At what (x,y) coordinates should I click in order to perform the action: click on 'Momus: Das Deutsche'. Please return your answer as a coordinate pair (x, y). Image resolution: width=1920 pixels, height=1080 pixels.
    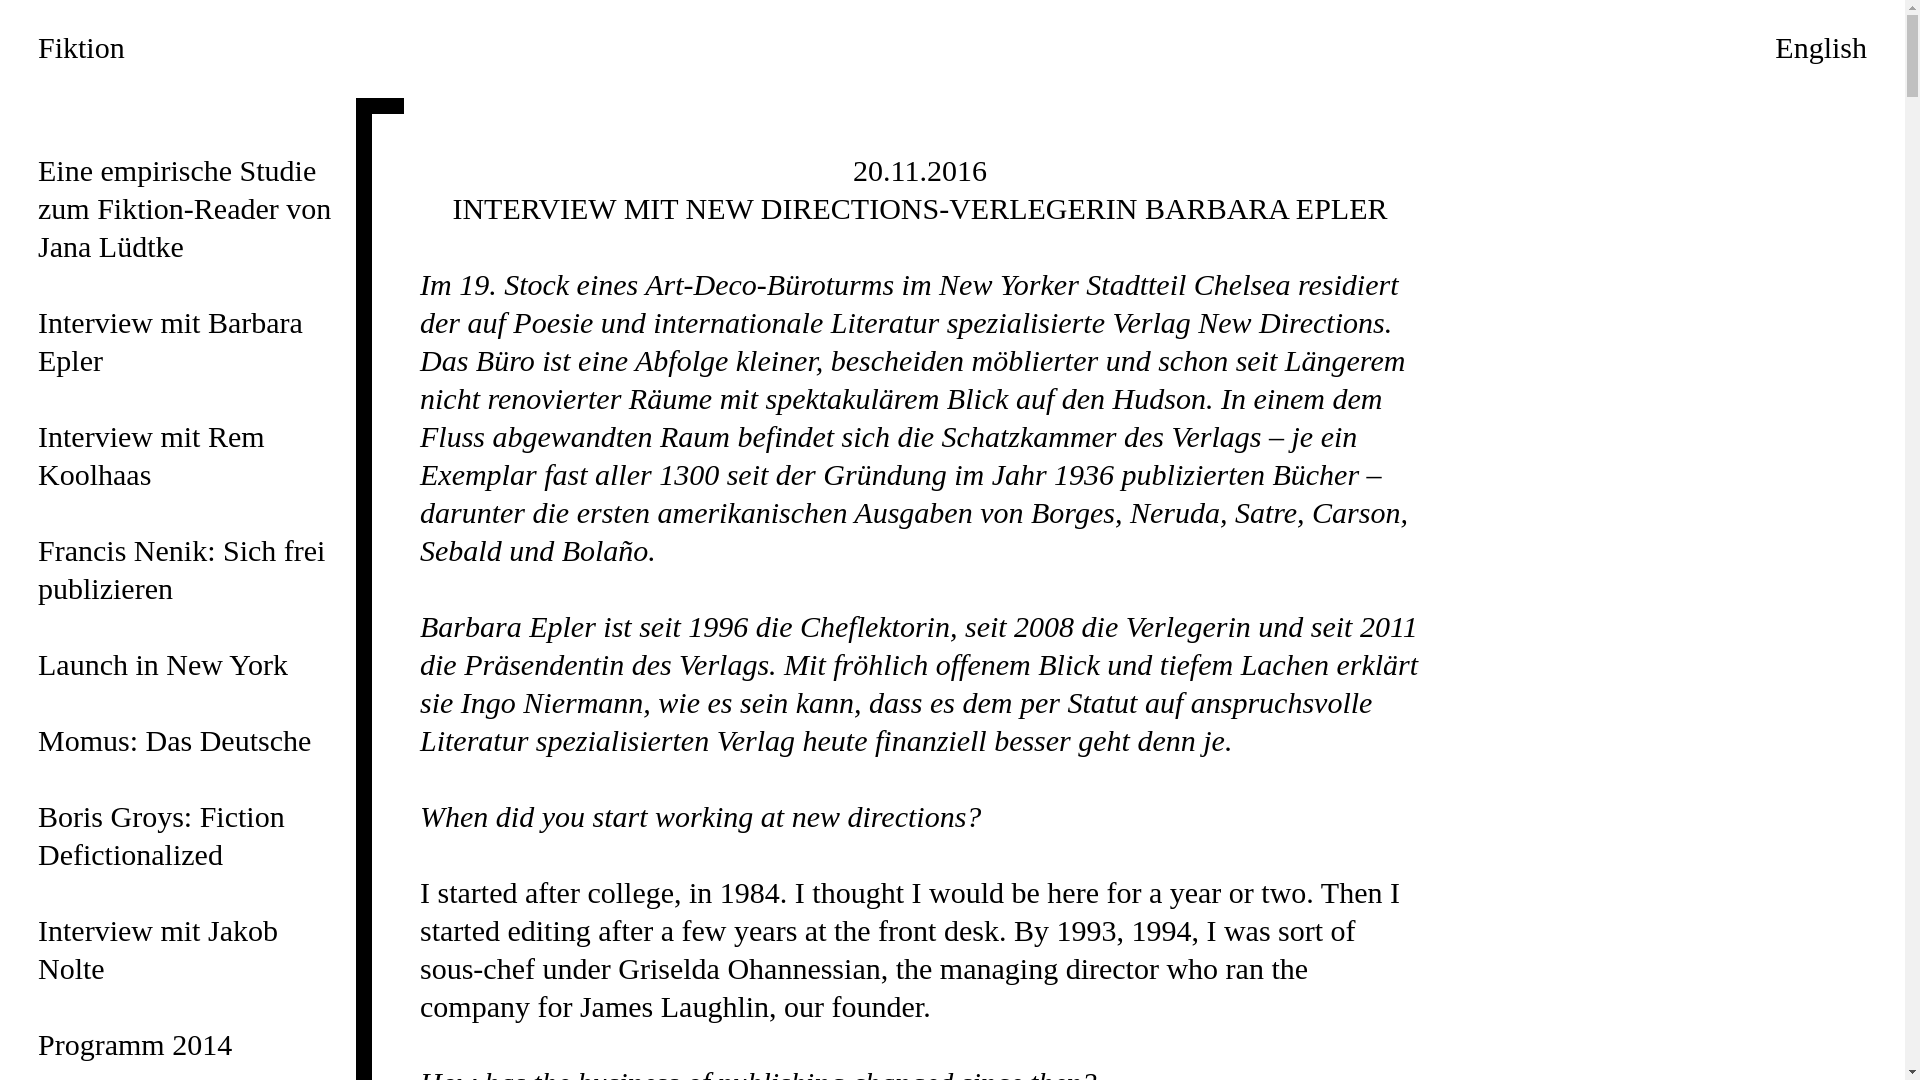
    Looking at the image, I should click on (174, 740).